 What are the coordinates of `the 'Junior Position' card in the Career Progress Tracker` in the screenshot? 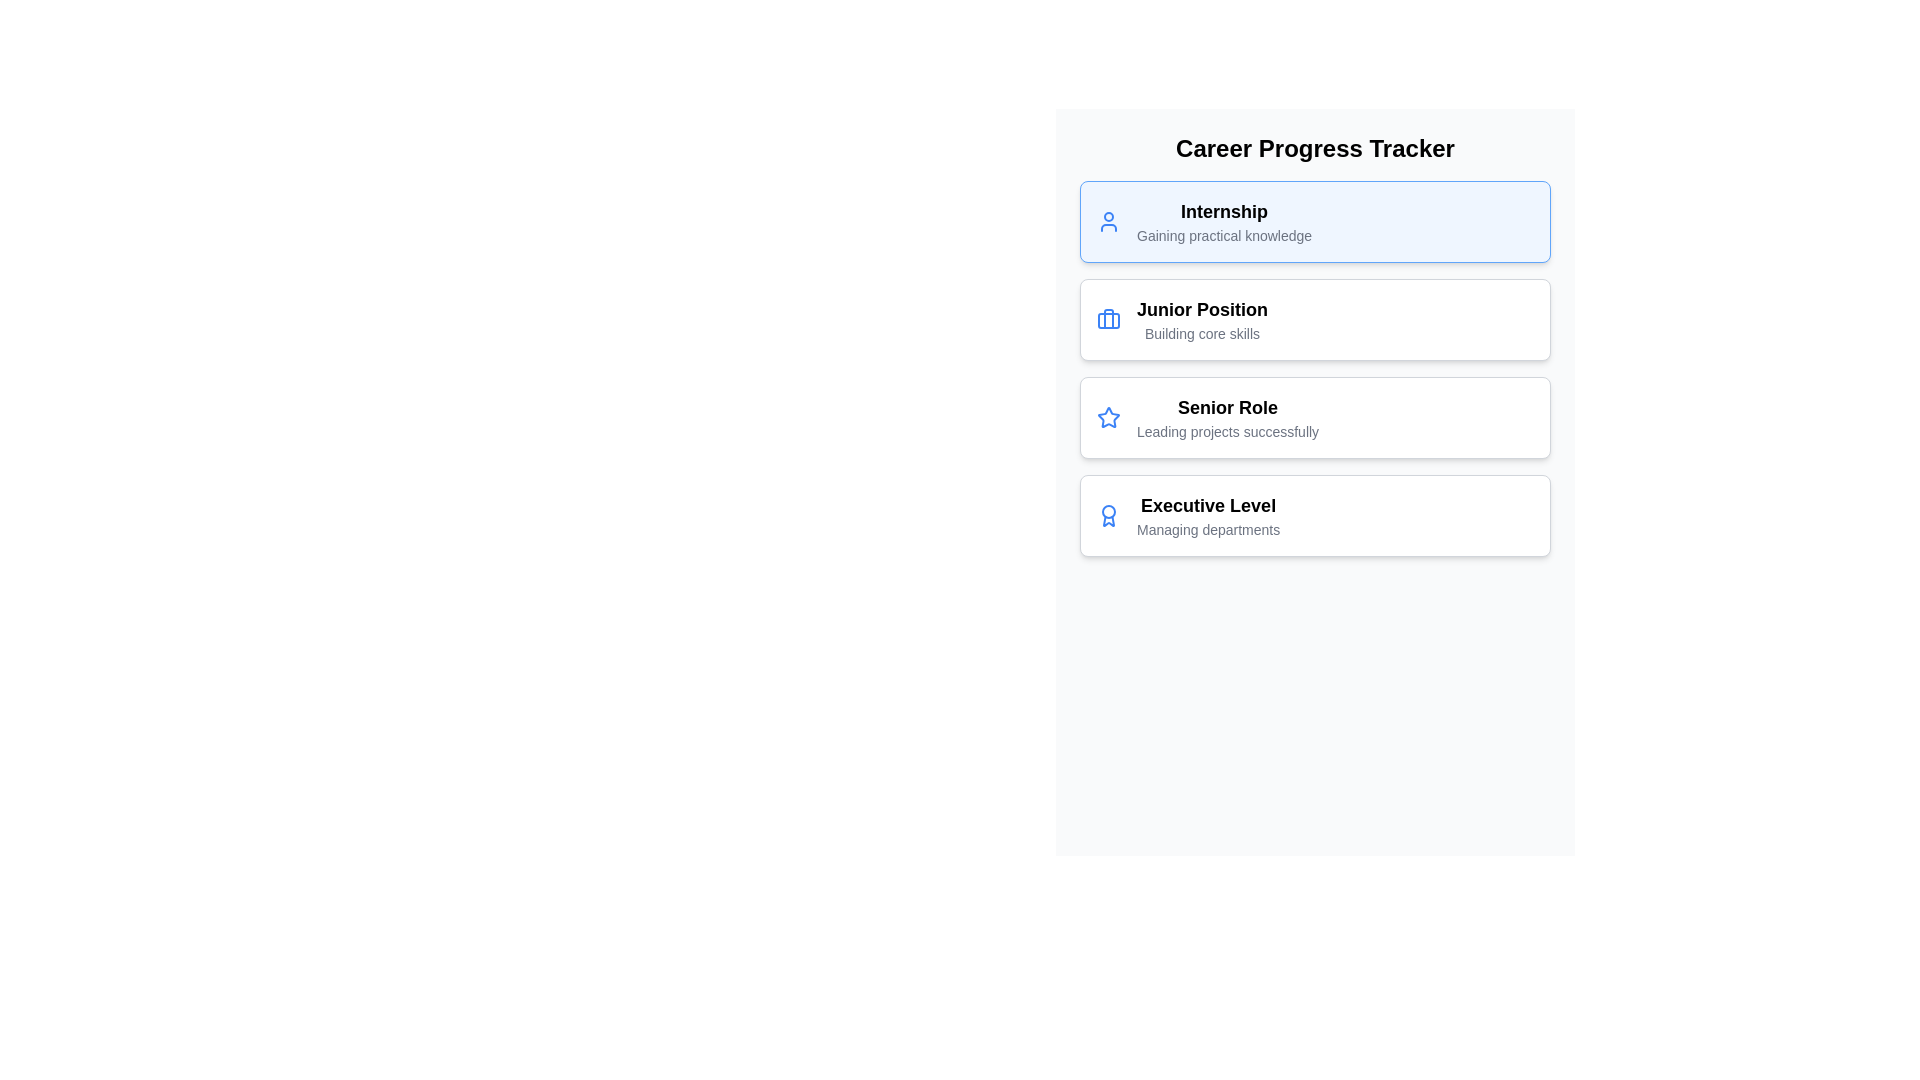 It's located at (1201, 319).